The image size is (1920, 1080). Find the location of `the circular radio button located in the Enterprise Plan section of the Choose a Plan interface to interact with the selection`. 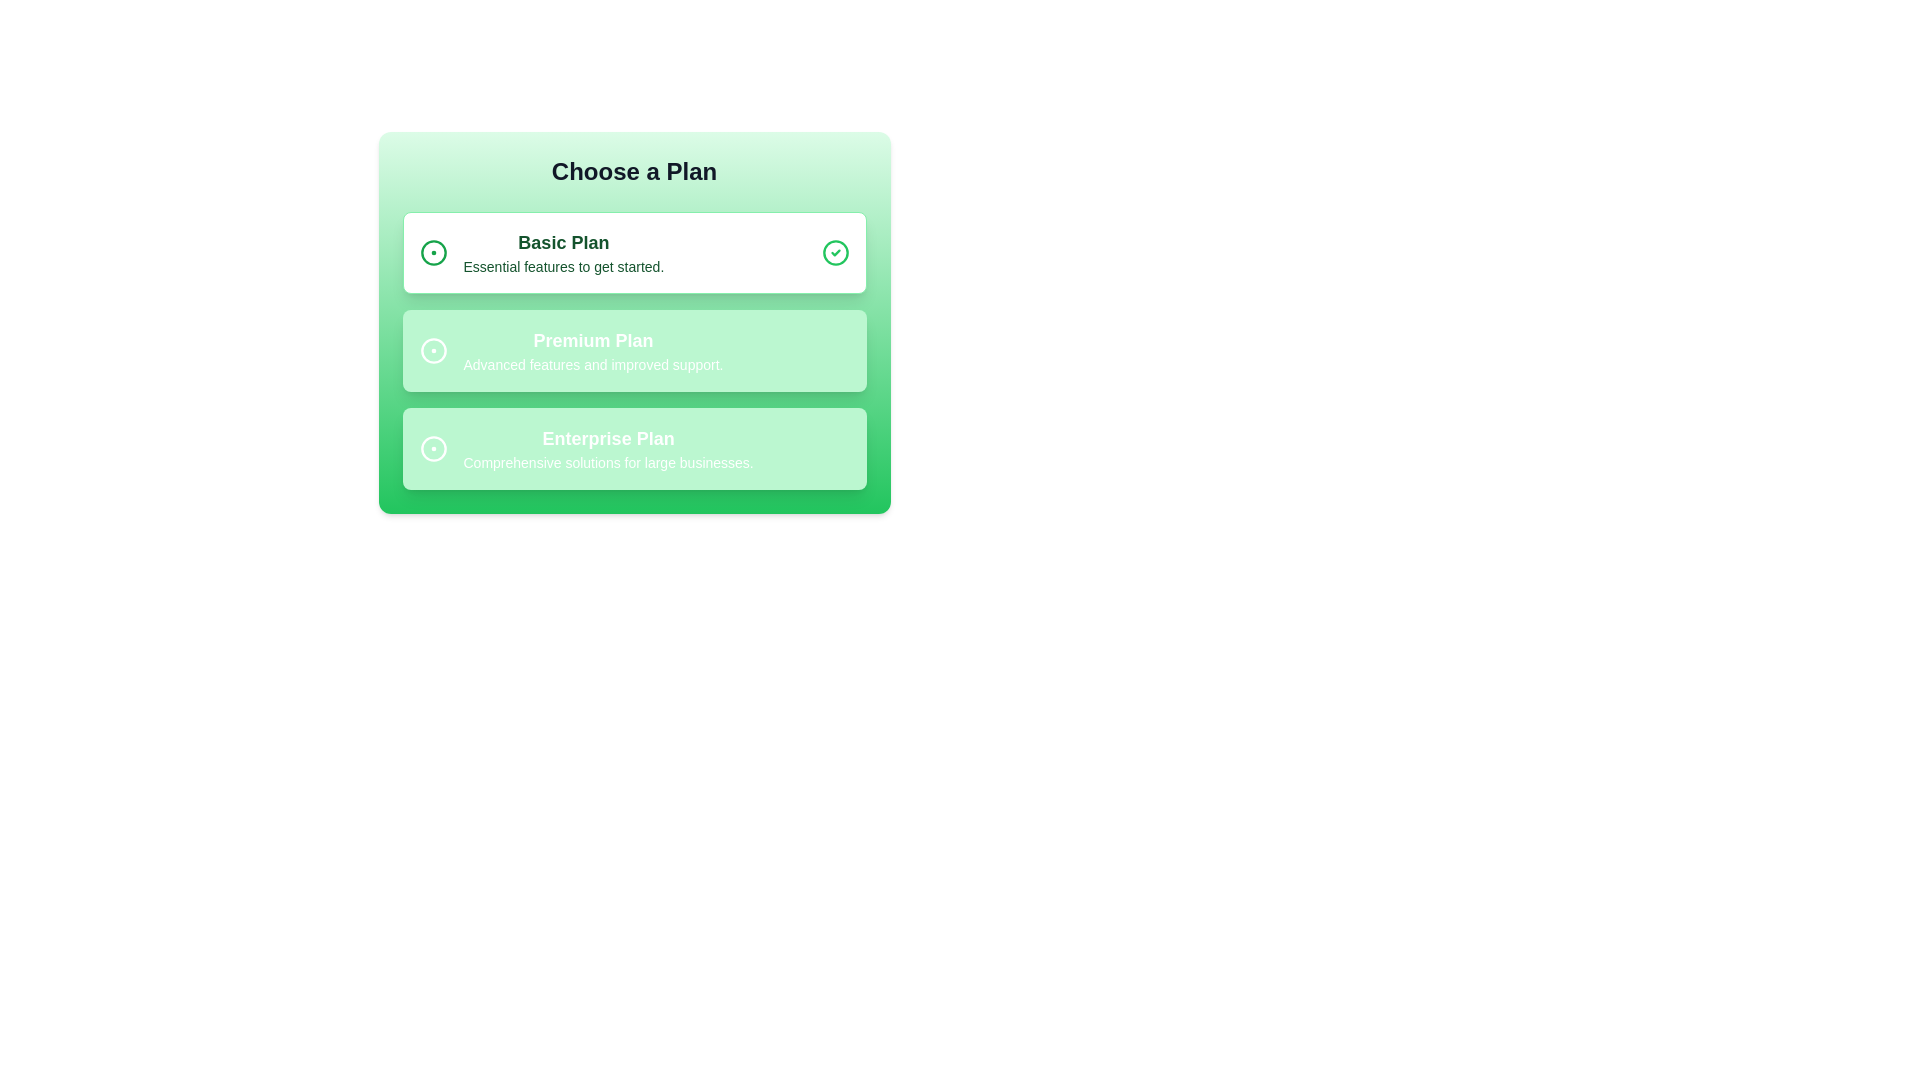

the circular radio button located in the Enterprise Plan section of the Choose a Plan interface to interact with the selection is located at coordinates (432, 447).